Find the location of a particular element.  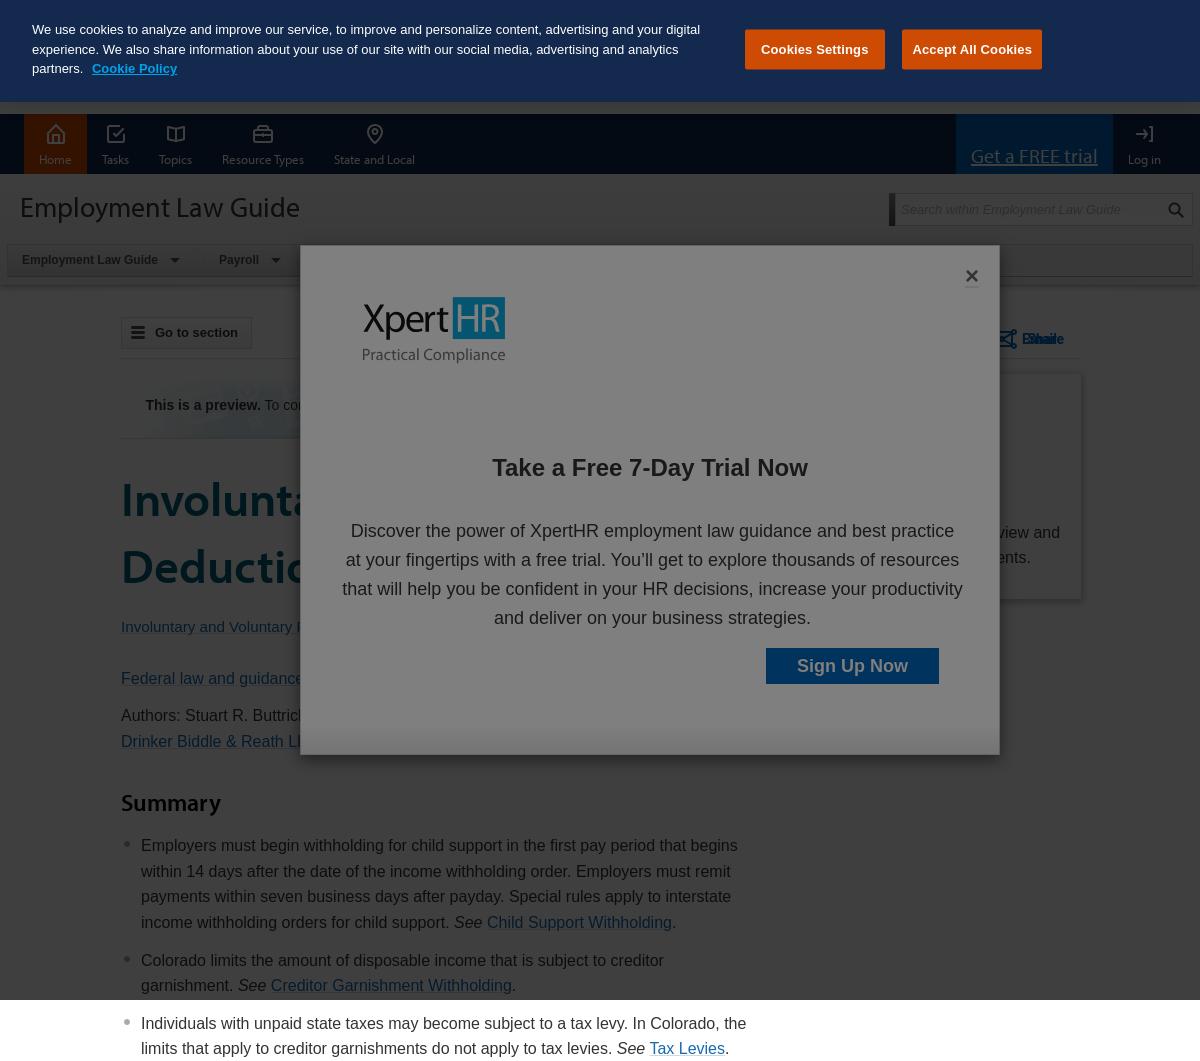

'or' is located at coordinates (681, 404).